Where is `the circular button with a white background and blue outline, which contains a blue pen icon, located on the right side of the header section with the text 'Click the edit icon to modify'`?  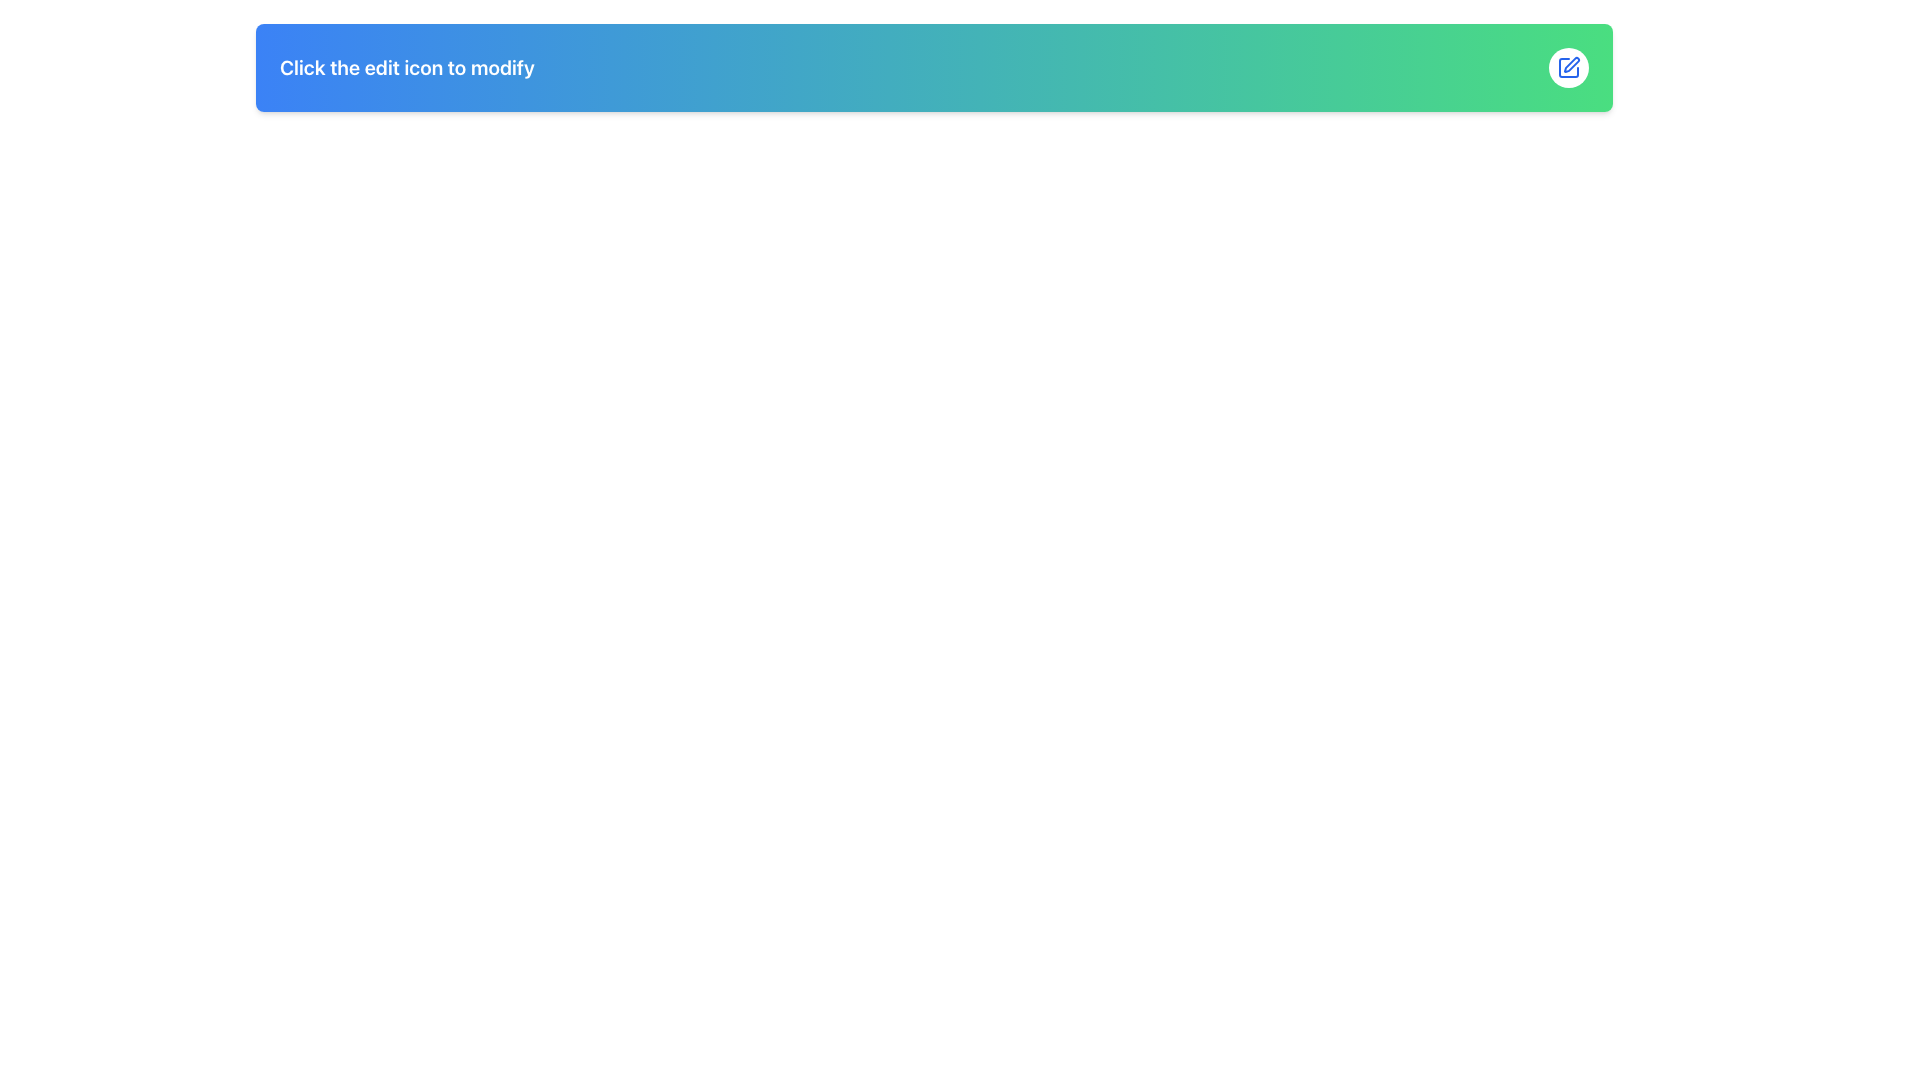 the circular button with a white background and blue outline, which contains a blue pen icon, located on the right side of the header section with the text 'Click the edit icon to modify' is located at coordinates (1568, 67).